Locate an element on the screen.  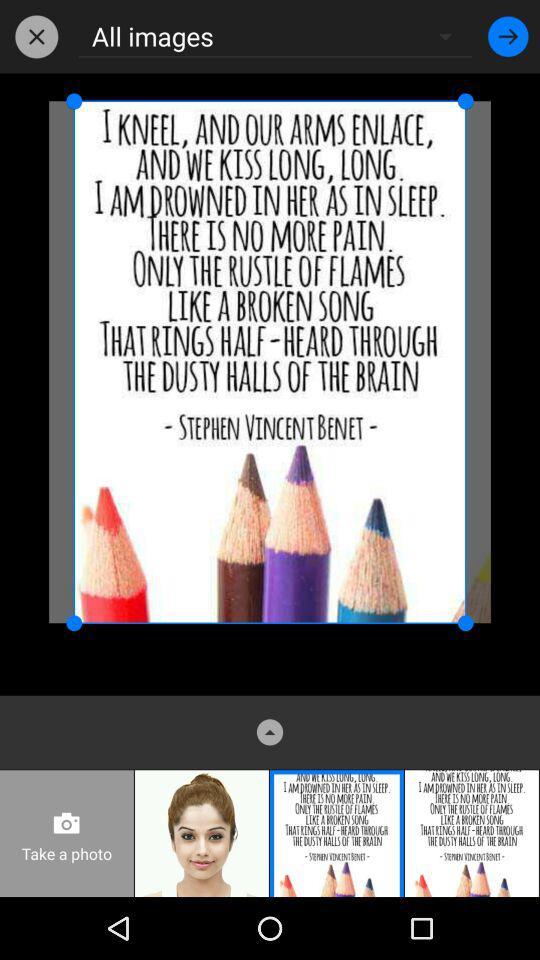
the icon to the right of the all images item is located at coordinates (508, 35).